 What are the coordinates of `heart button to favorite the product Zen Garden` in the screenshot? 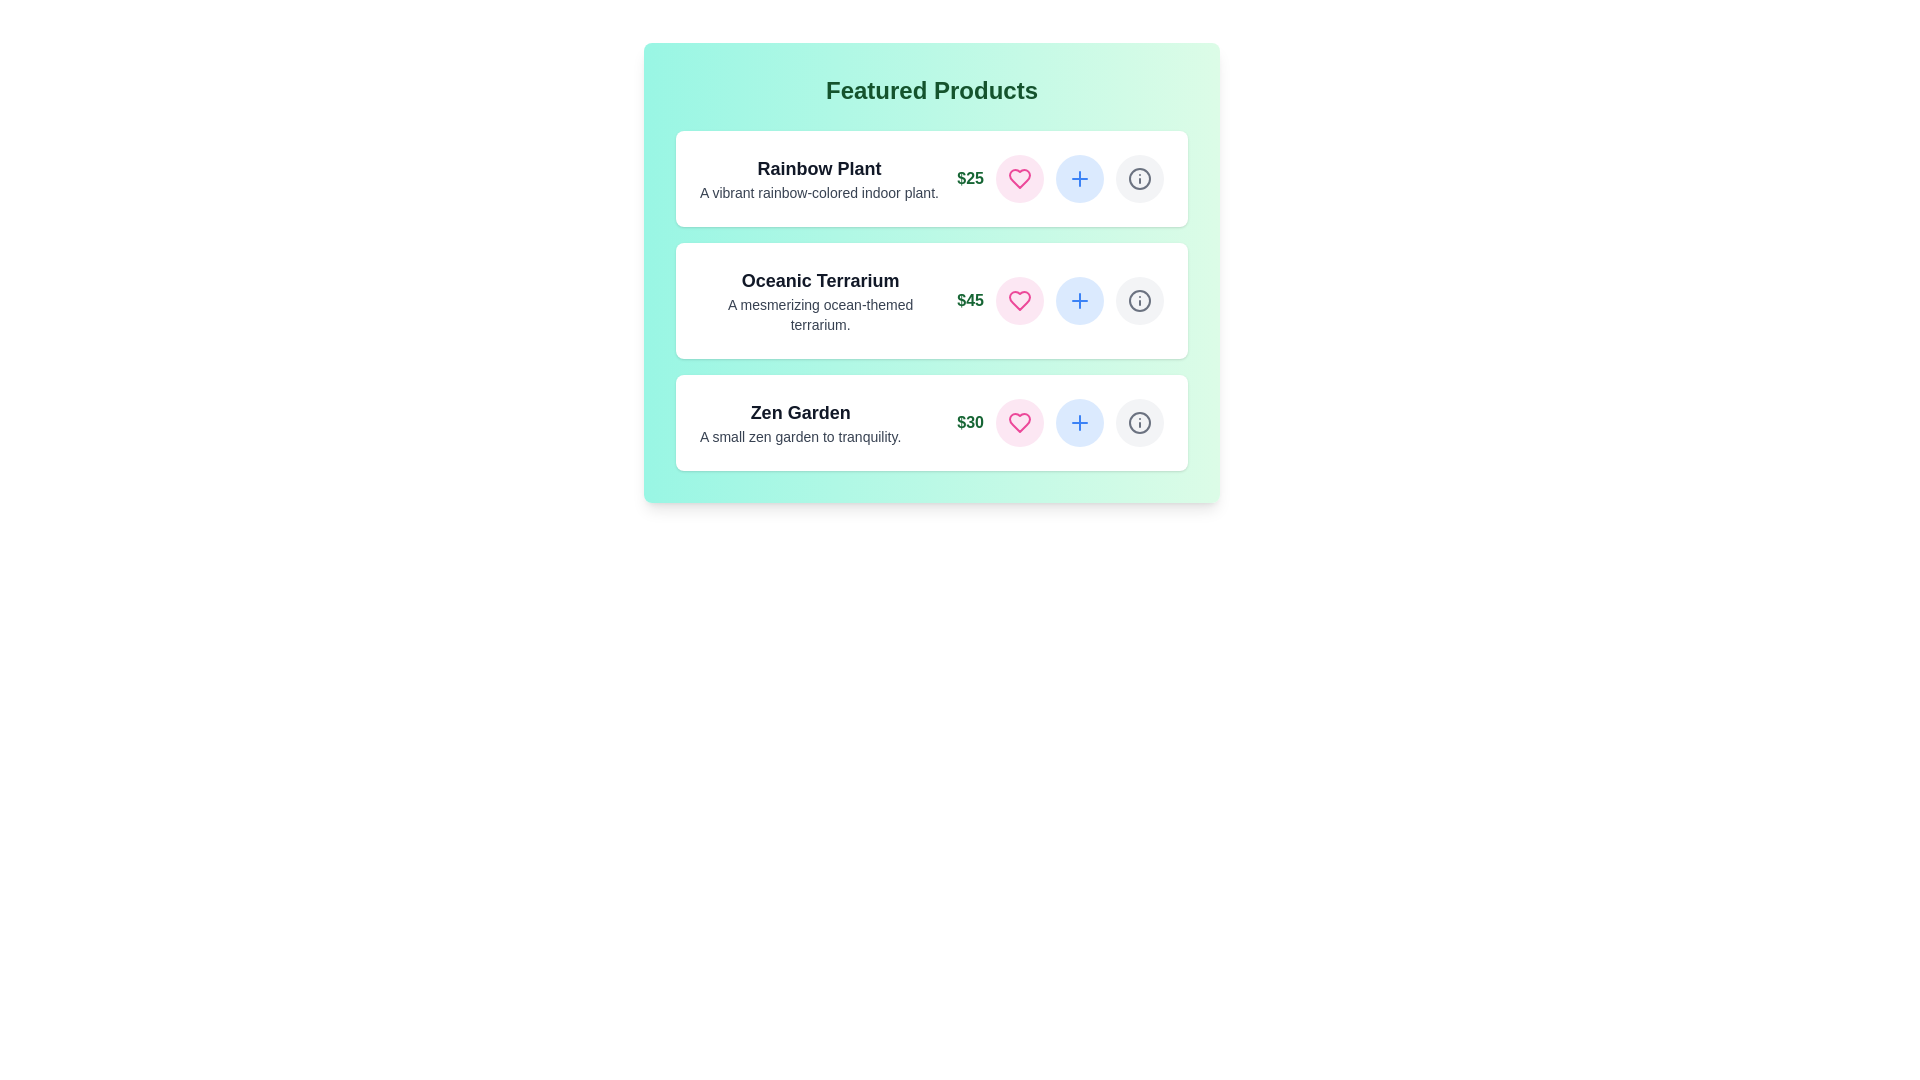 It's located at (1019, 422).